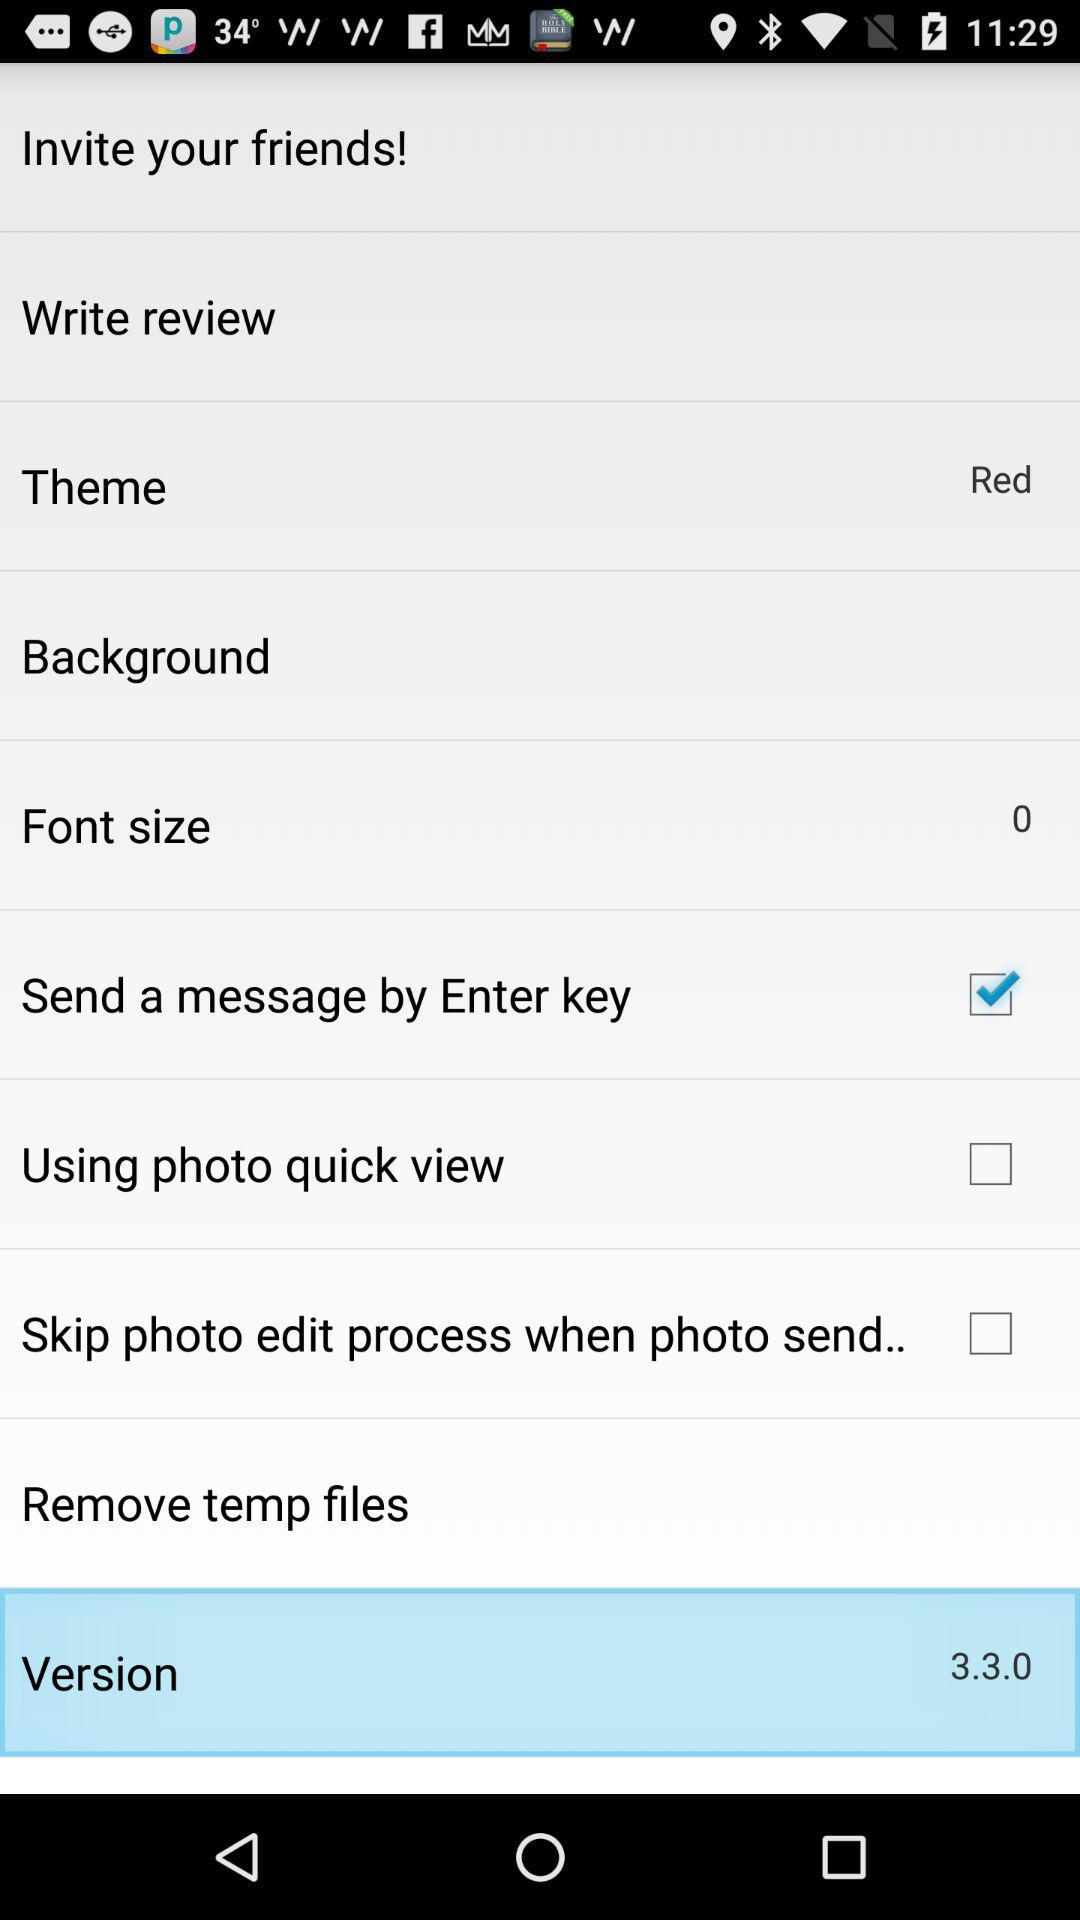 The image size is (1080, 1920). What do you see at coordinates (93, 485) in the screenshot?
I see `the app above background` at bounding box center [93, 485].